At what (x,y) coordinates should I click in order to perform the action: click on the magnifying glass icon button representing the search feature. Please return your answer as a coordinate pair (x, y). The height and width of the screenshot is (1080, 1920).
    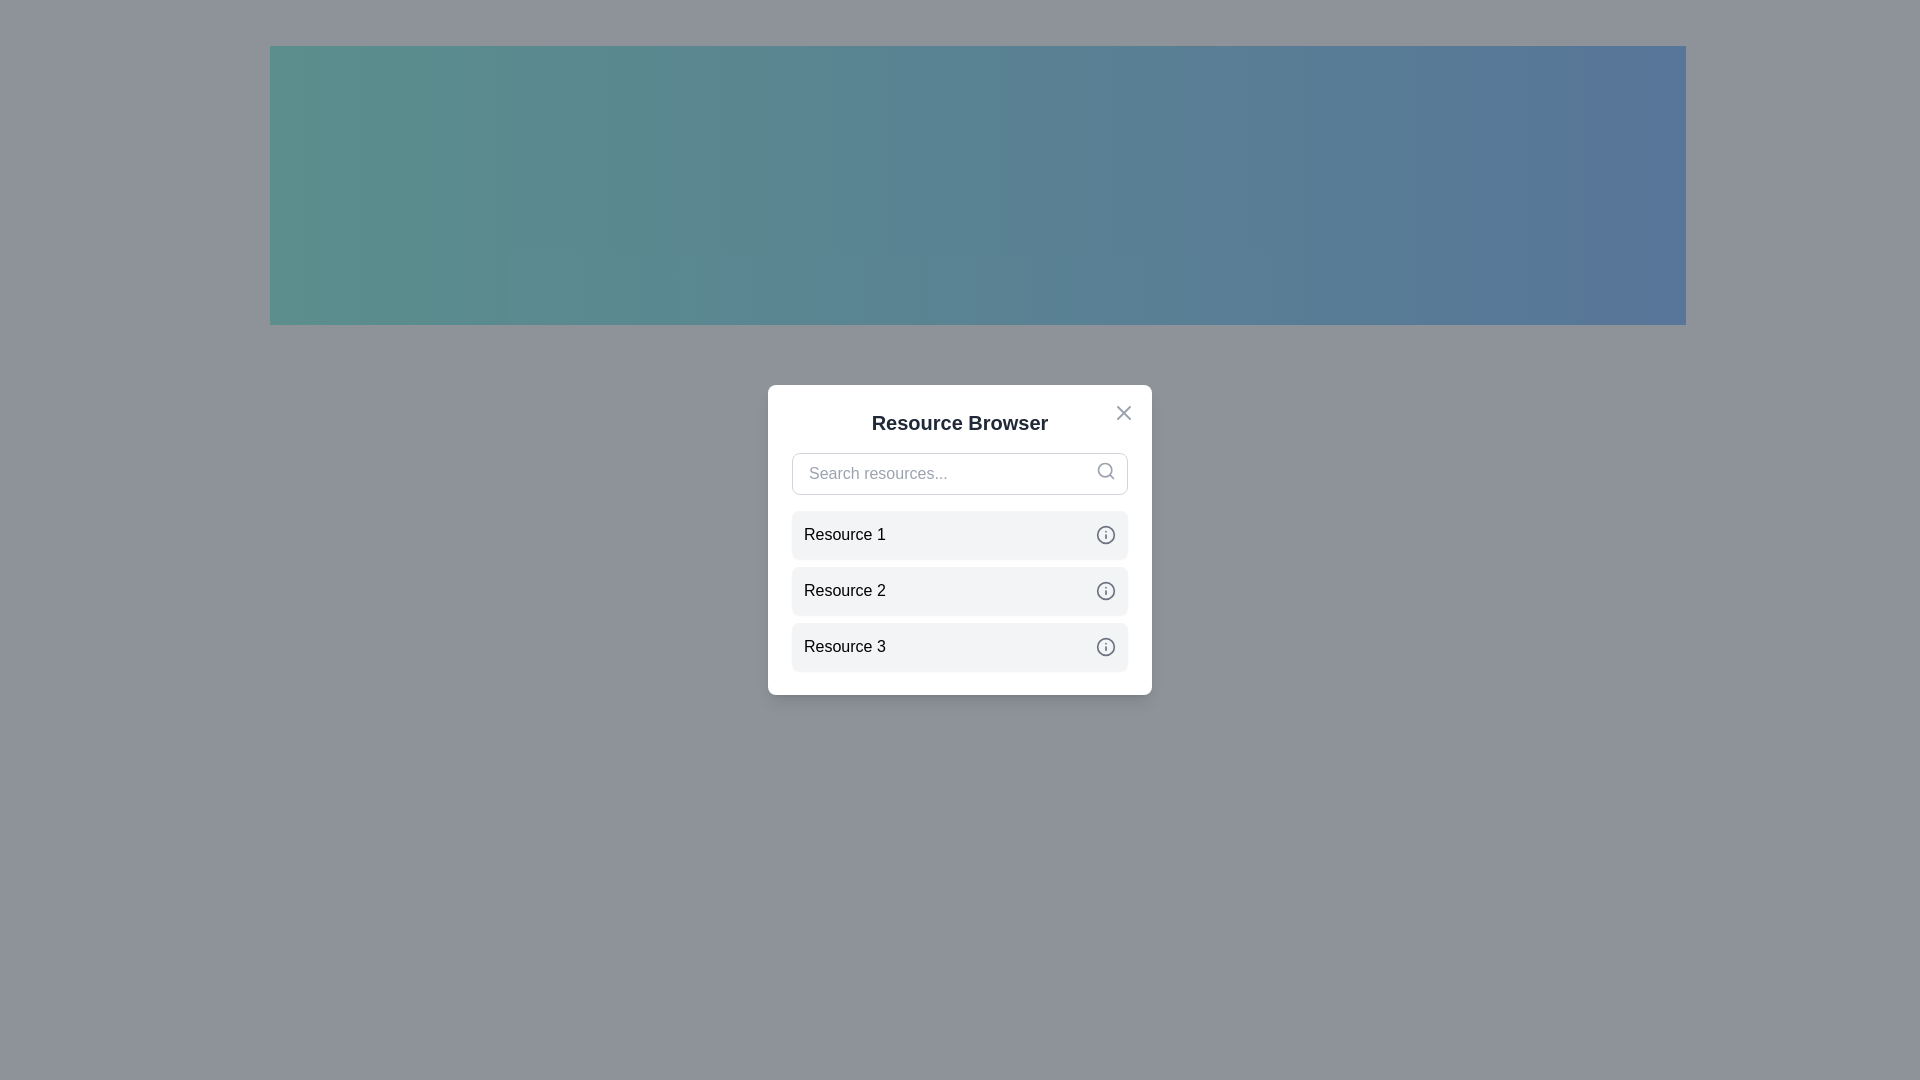
    Looking at the image, I should click on (1104, 470).